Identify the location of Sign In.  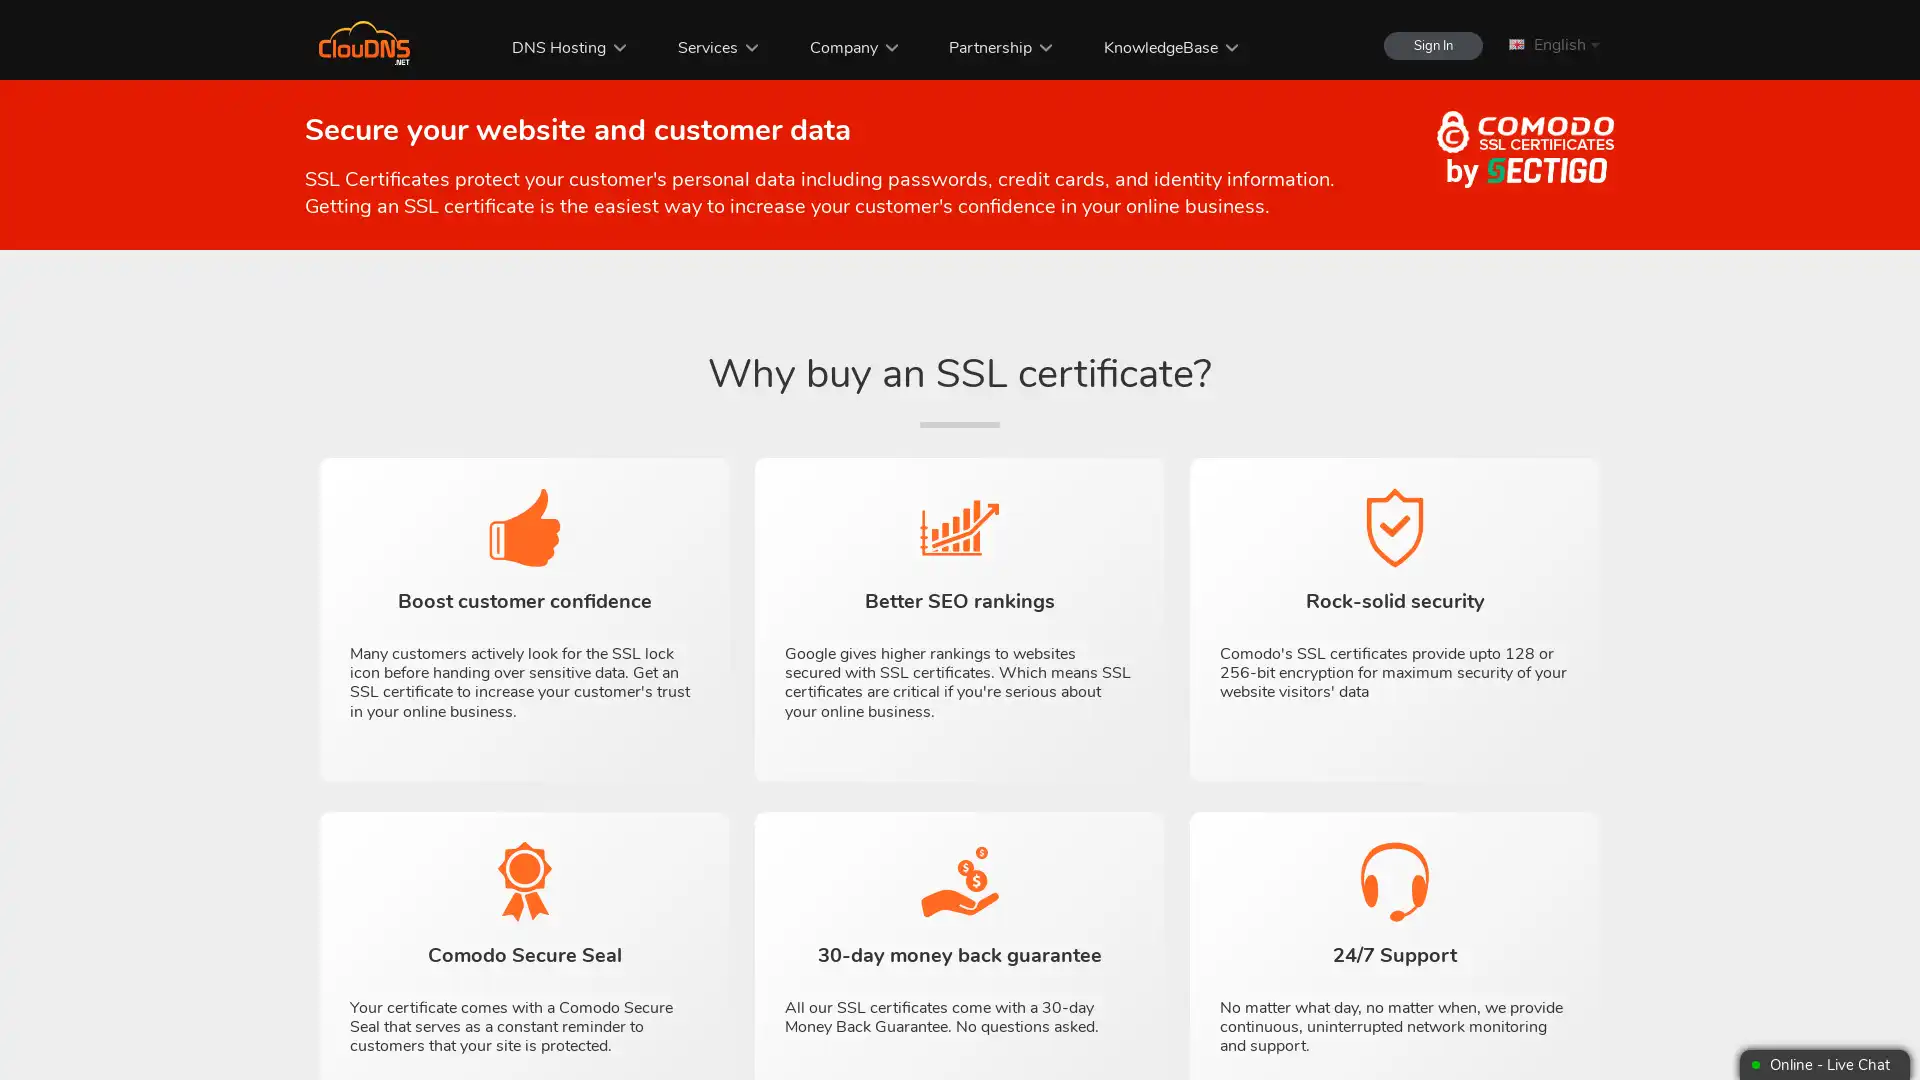
(1429, 45).